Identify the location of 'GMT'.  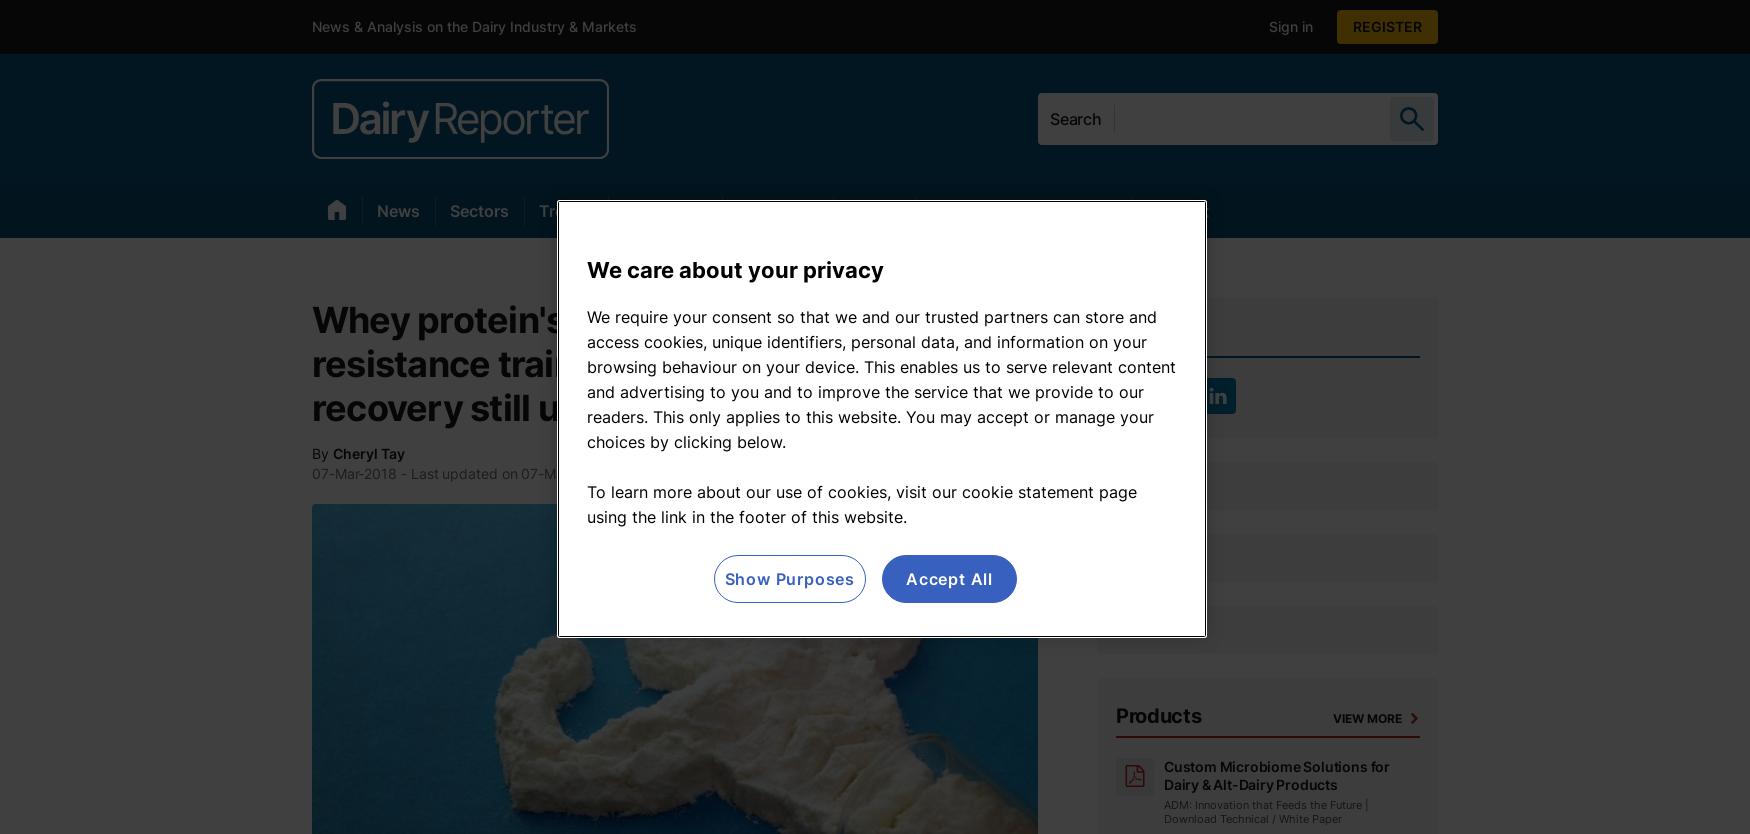
(682, 473).